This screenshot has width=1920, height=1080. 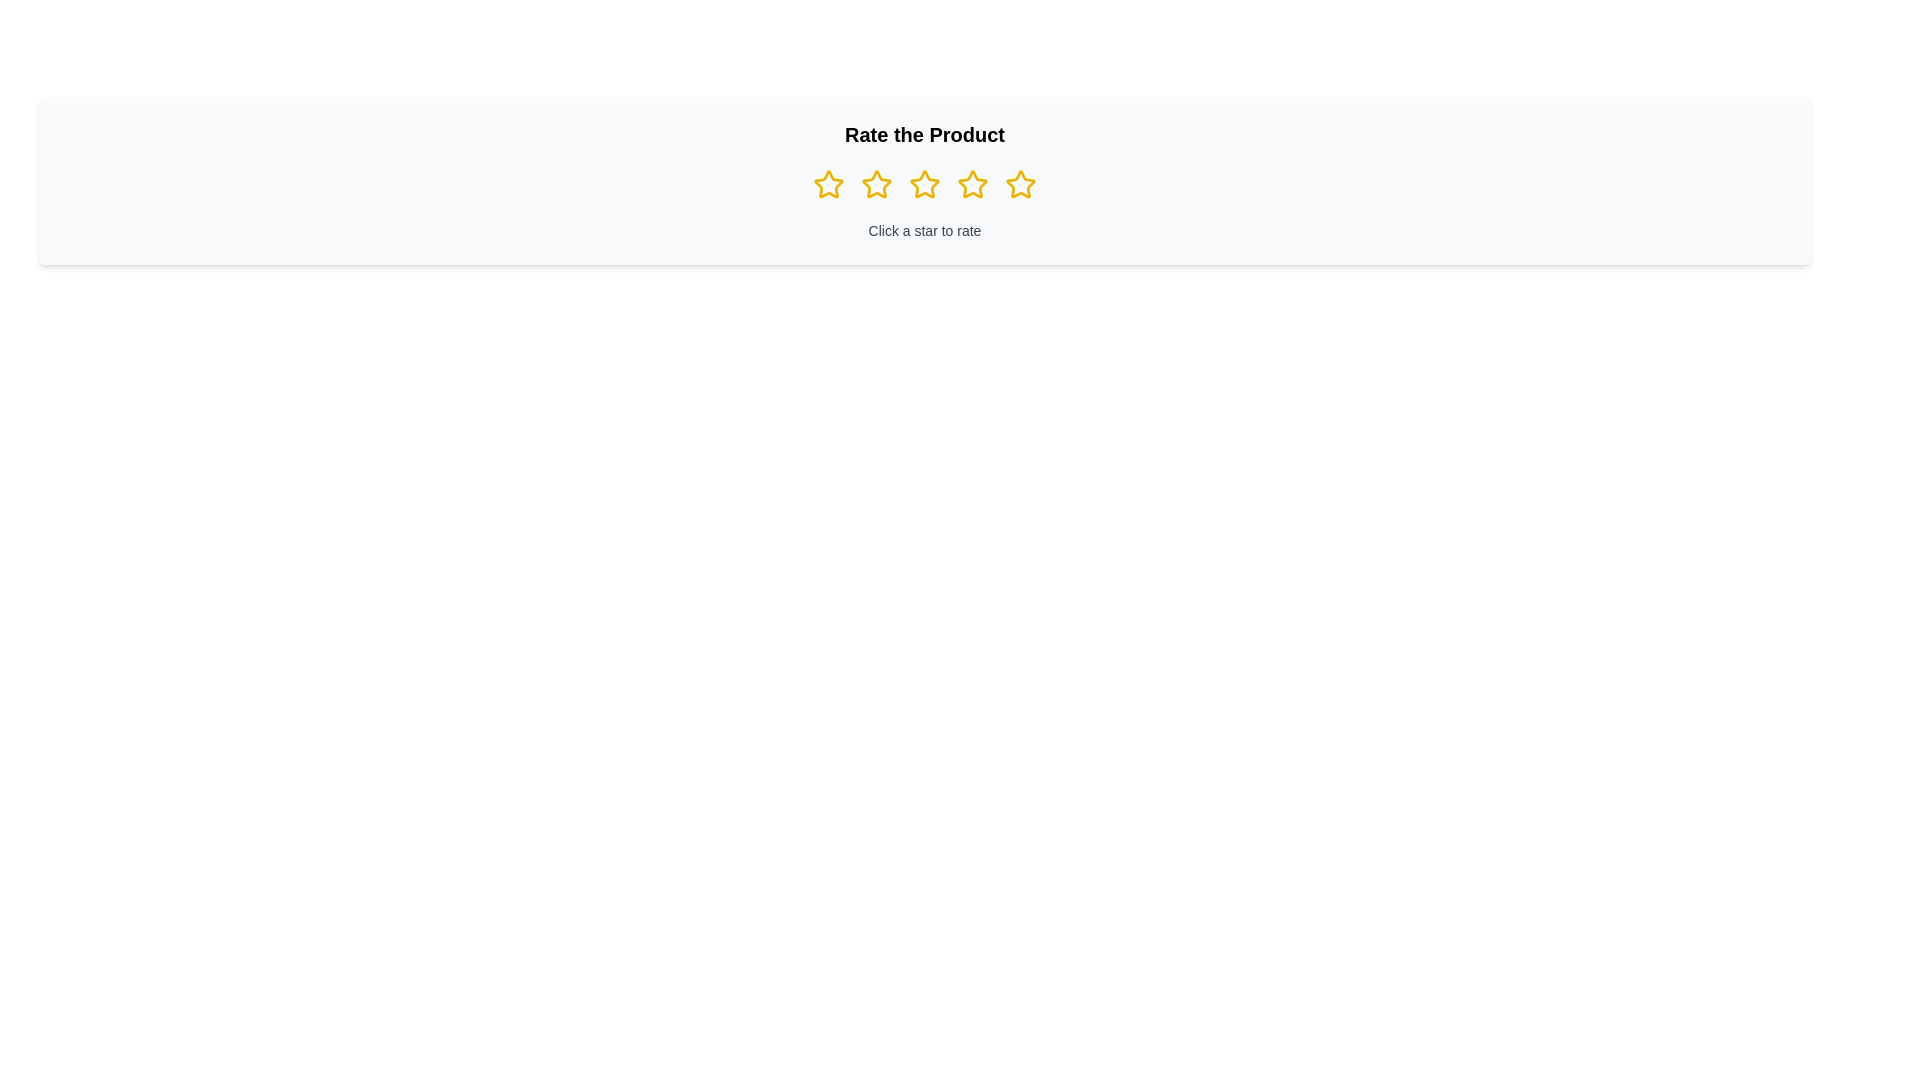 What do you see at coordinates (924, 185) in the screenshot?
I see `the third star in the rating system` at bounding box center [924, 185].